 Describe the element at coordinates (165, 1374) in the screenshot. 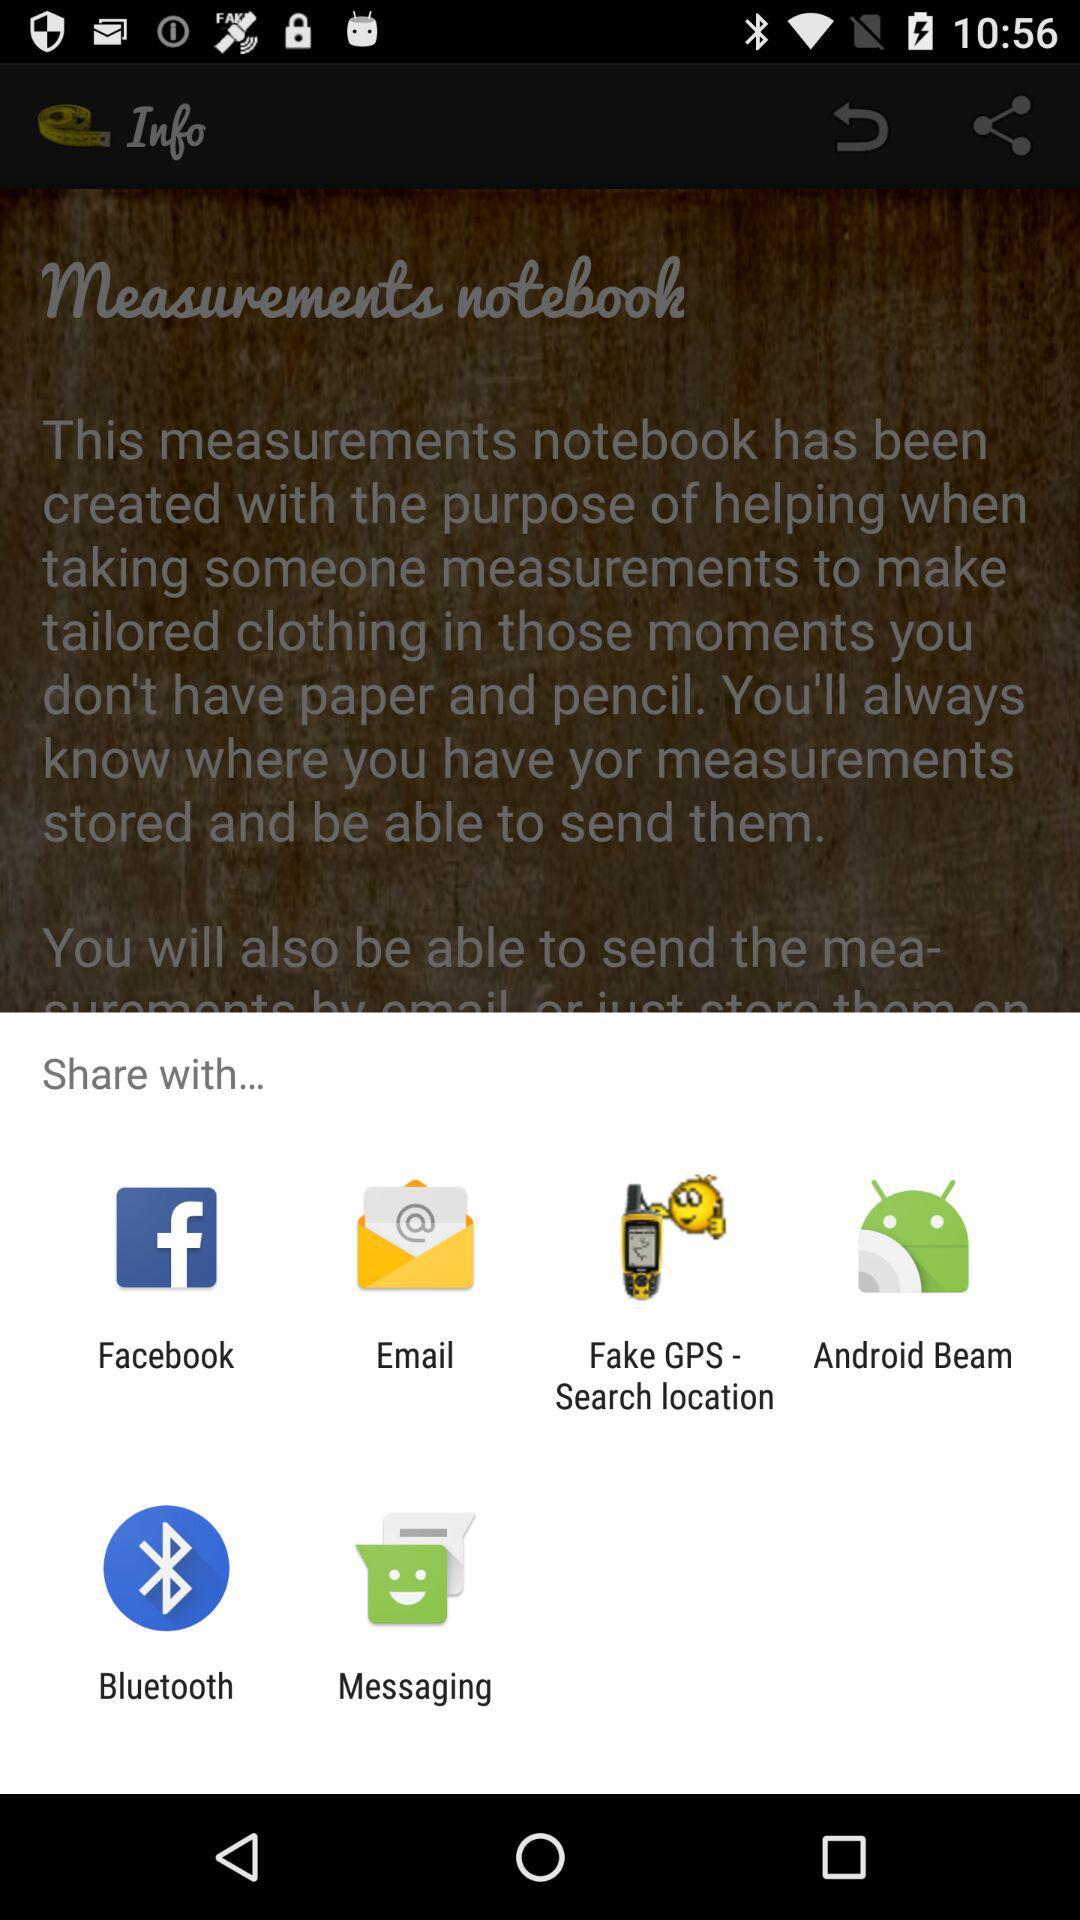

I see `item next to the email icon` at that location.